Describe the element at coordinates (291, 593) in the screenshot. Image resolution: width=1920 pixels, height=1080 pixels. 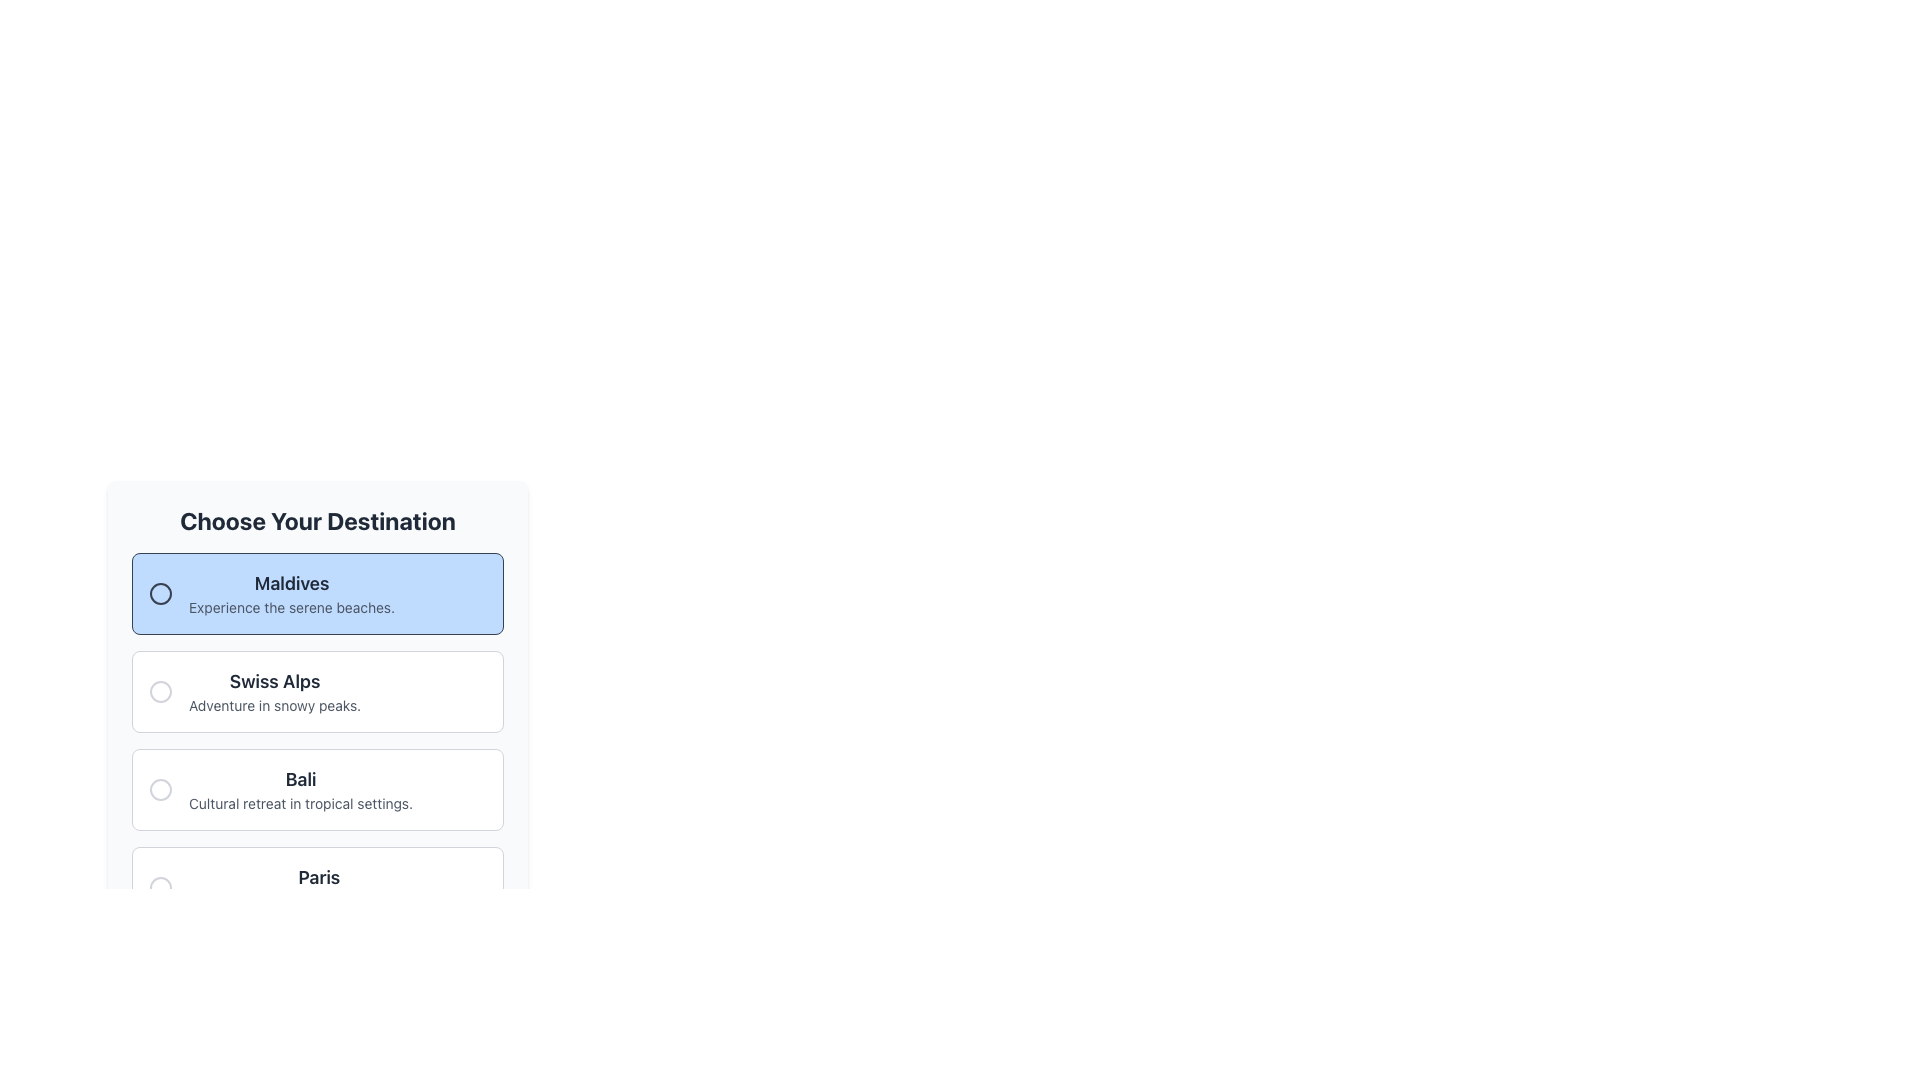
I see `the text block containing the header and description that displays 'Maldives' and 'Experience the serene beaches' to read more about the destination` at that location.